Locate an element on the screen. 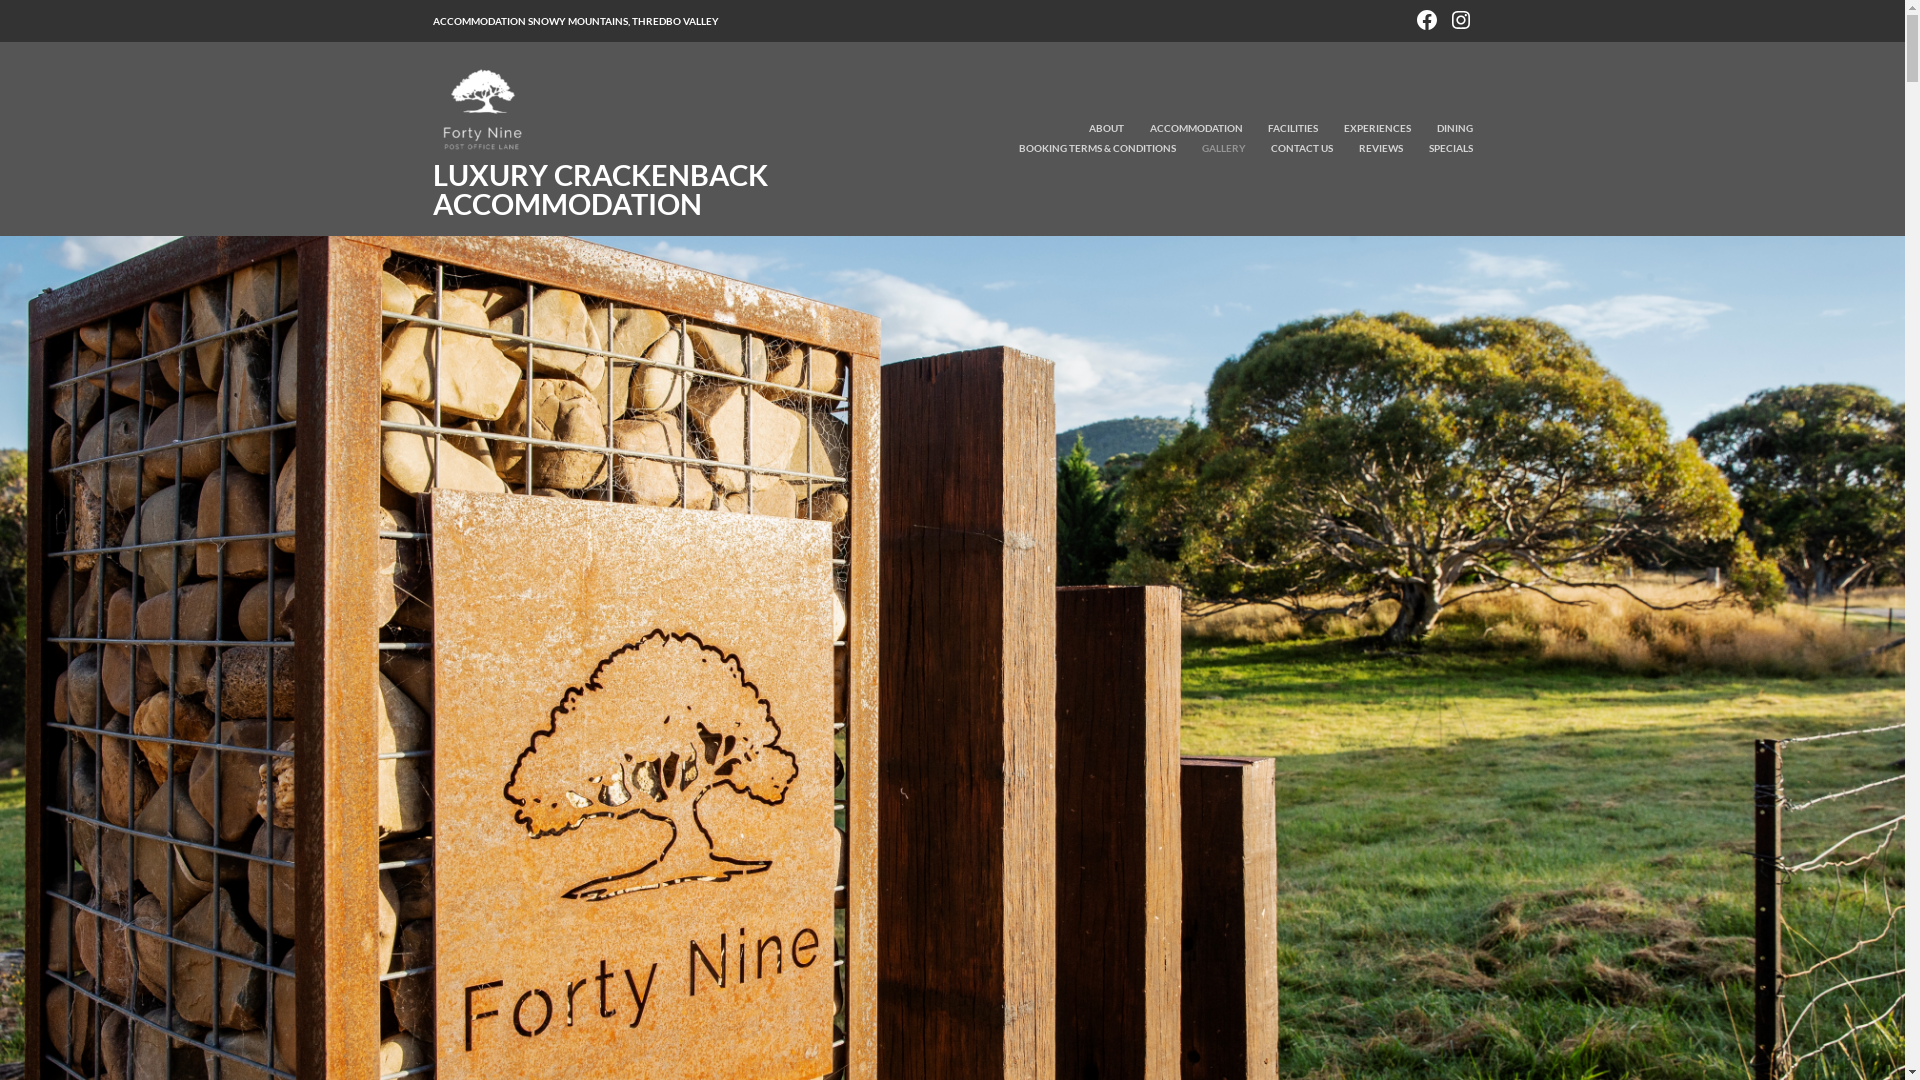 This screenshot has height=1080, width=1920. 'INSTAGRAM' is located at coordinates (1459, 18).